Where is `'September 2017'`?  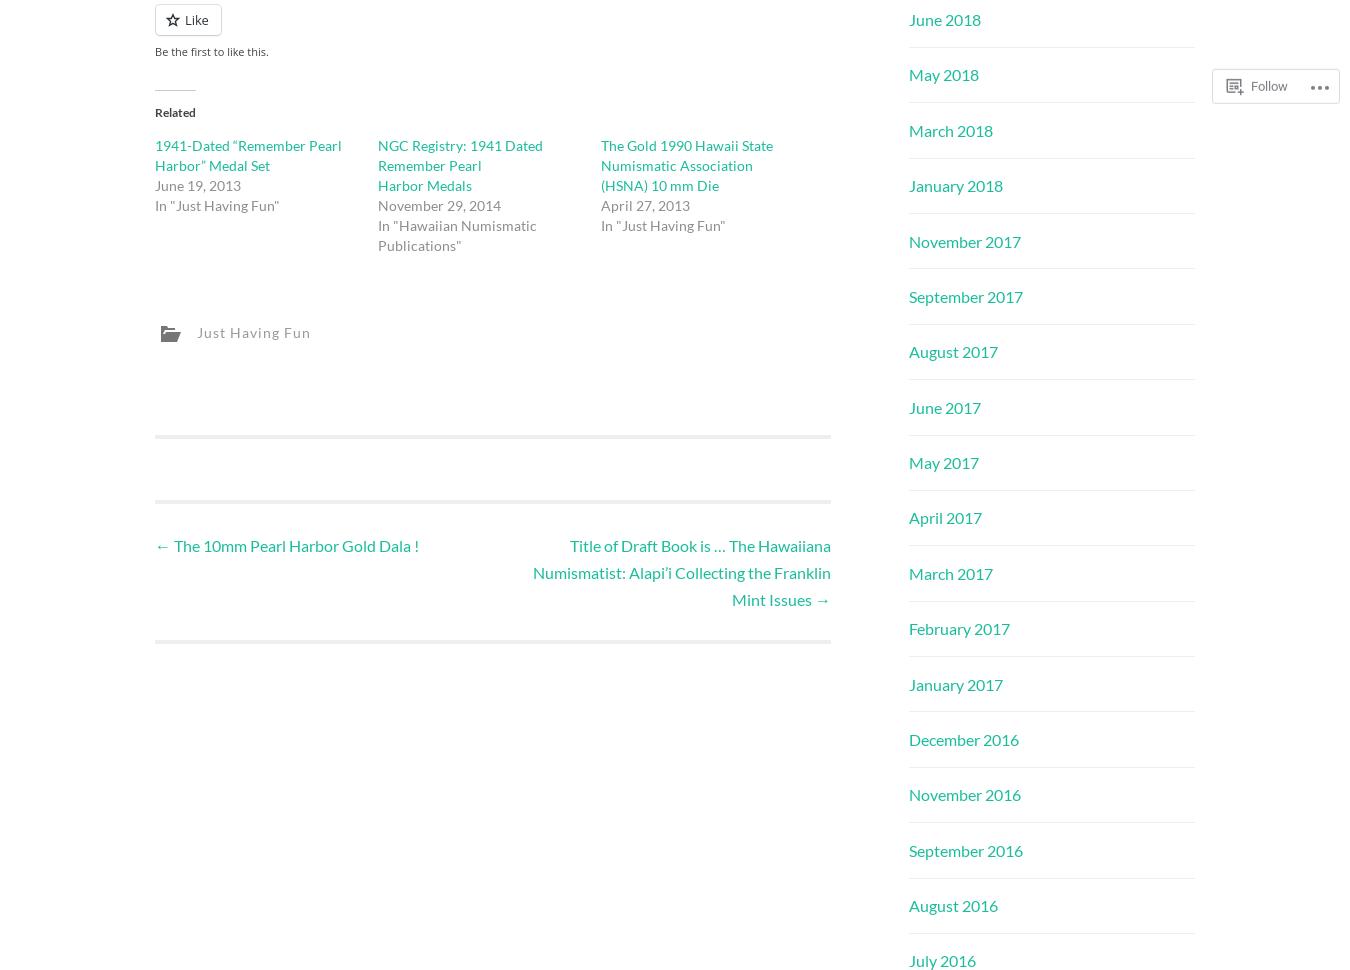 'September 2017' is located at coordinates (965, 295).